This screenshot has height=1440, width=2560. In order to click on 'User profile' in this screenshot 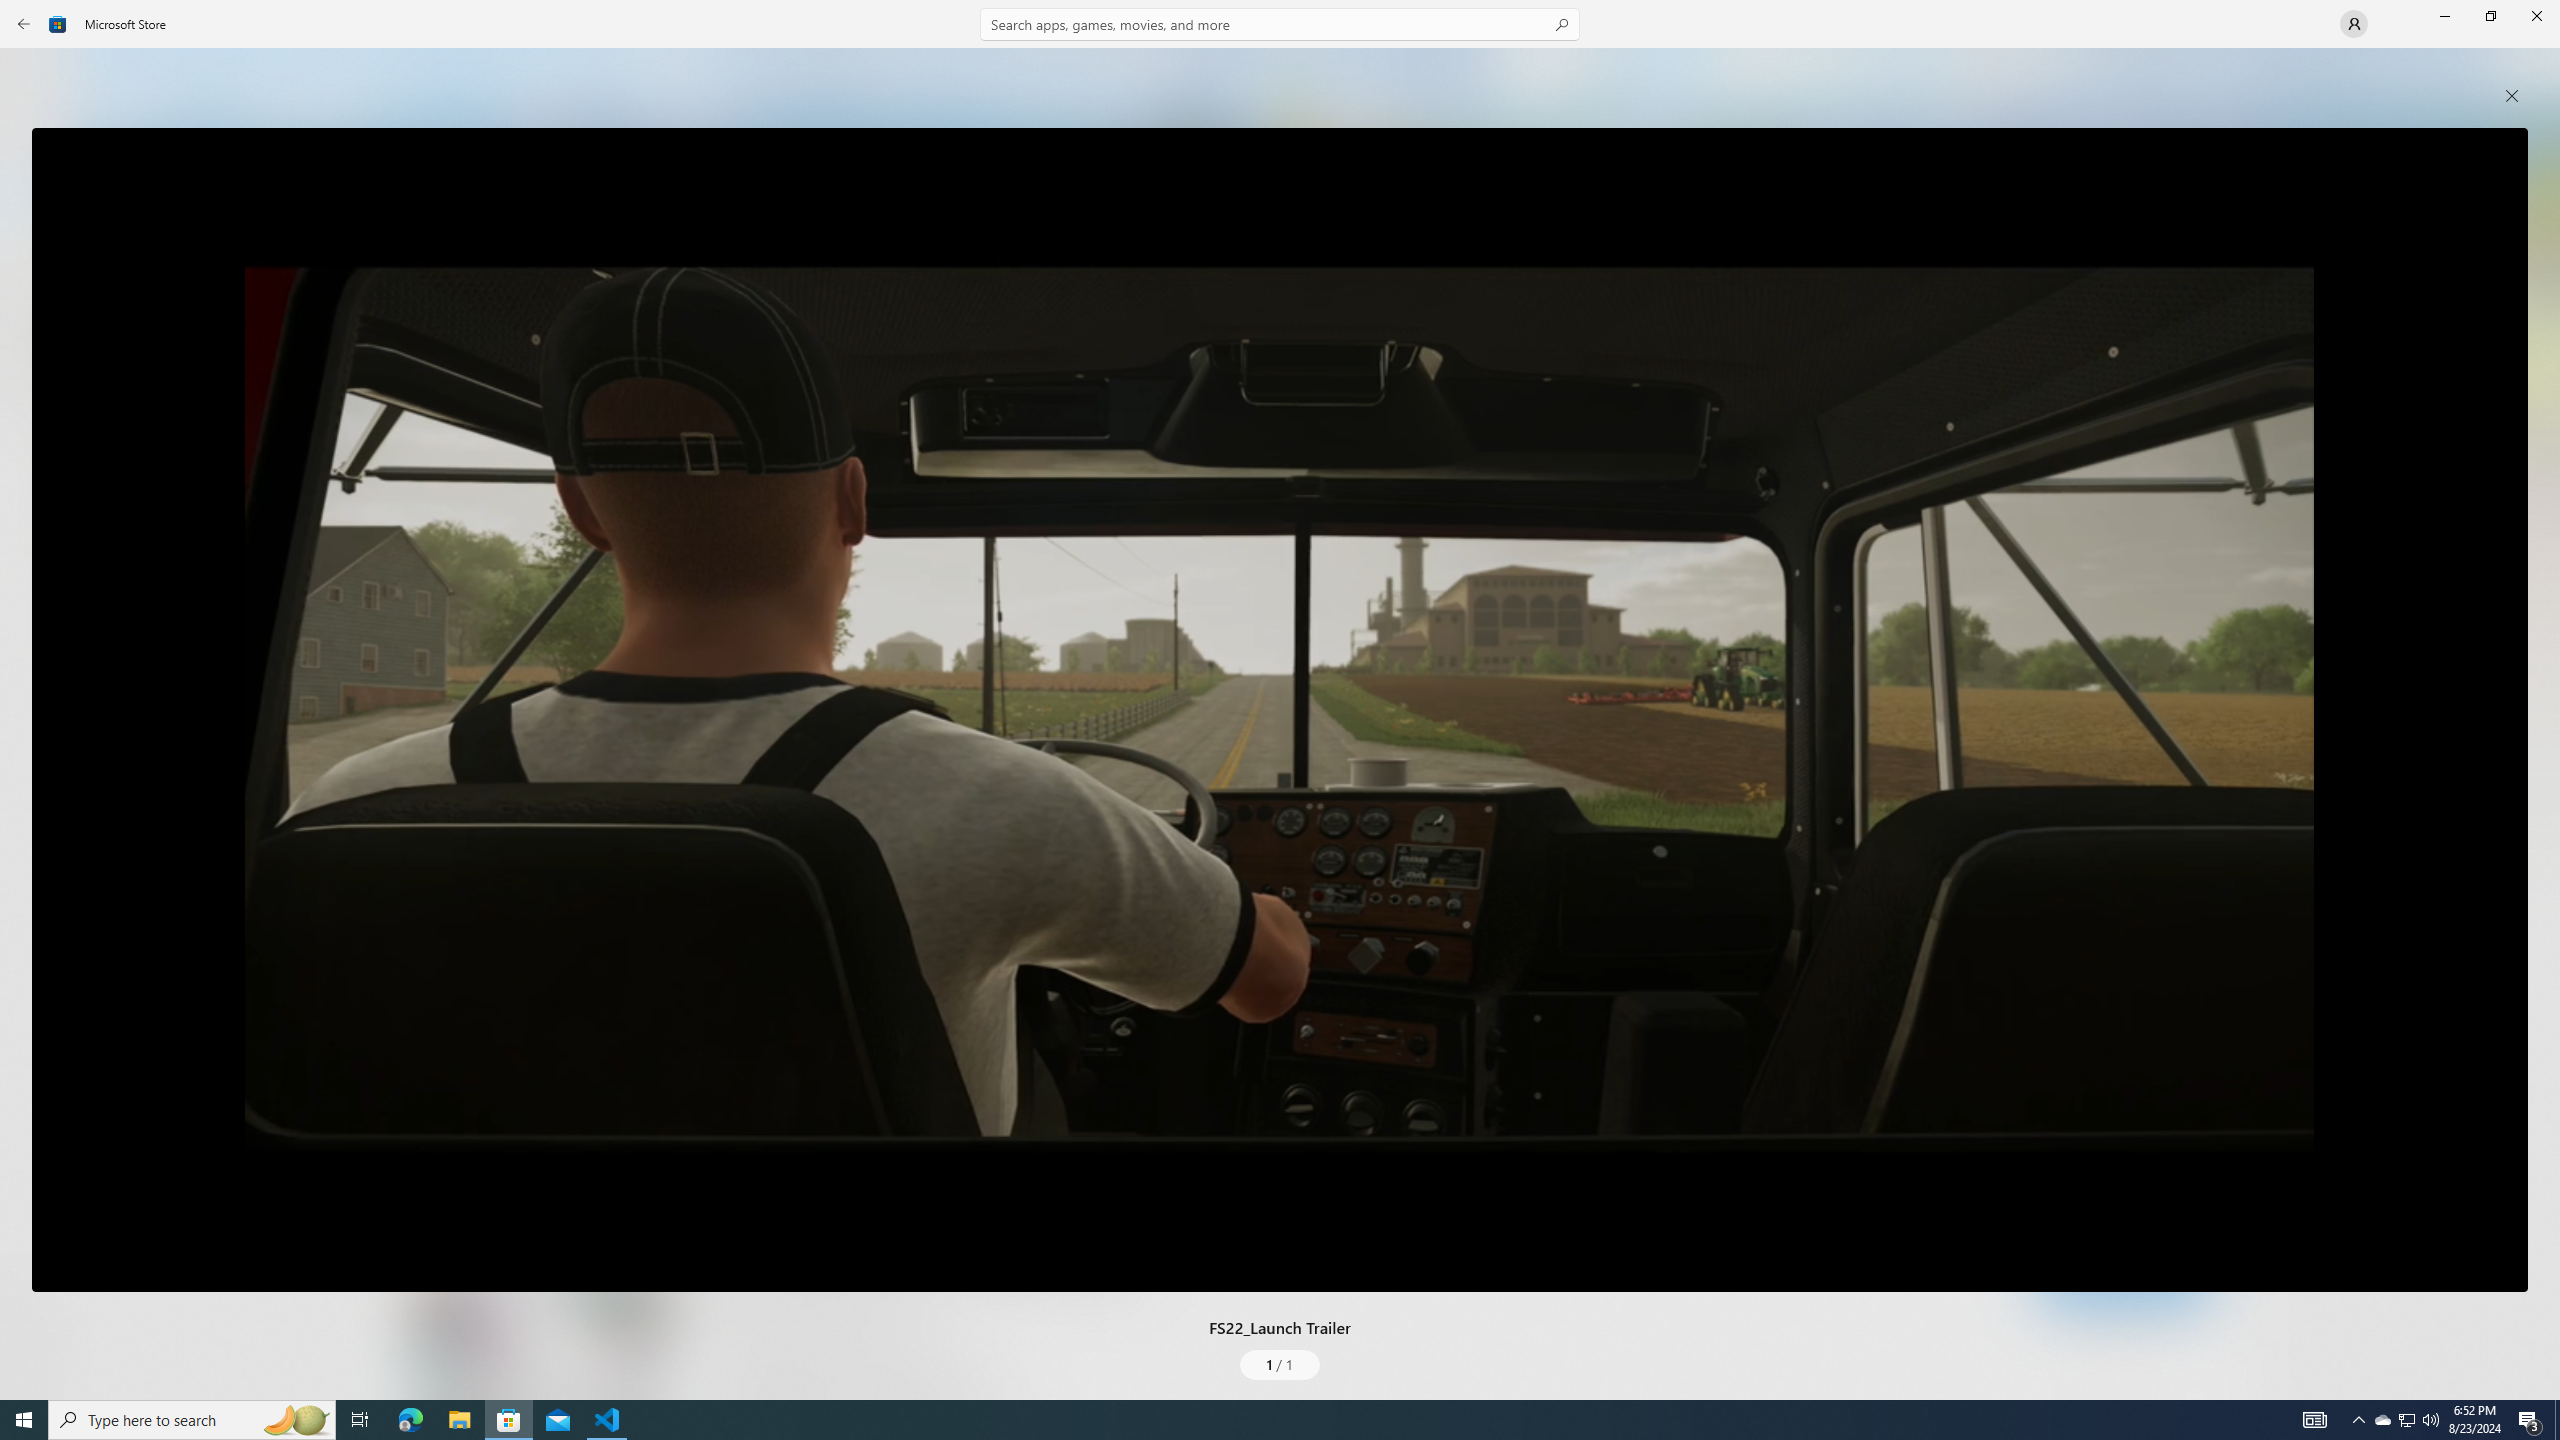, I will do `click(2352, 22)`.